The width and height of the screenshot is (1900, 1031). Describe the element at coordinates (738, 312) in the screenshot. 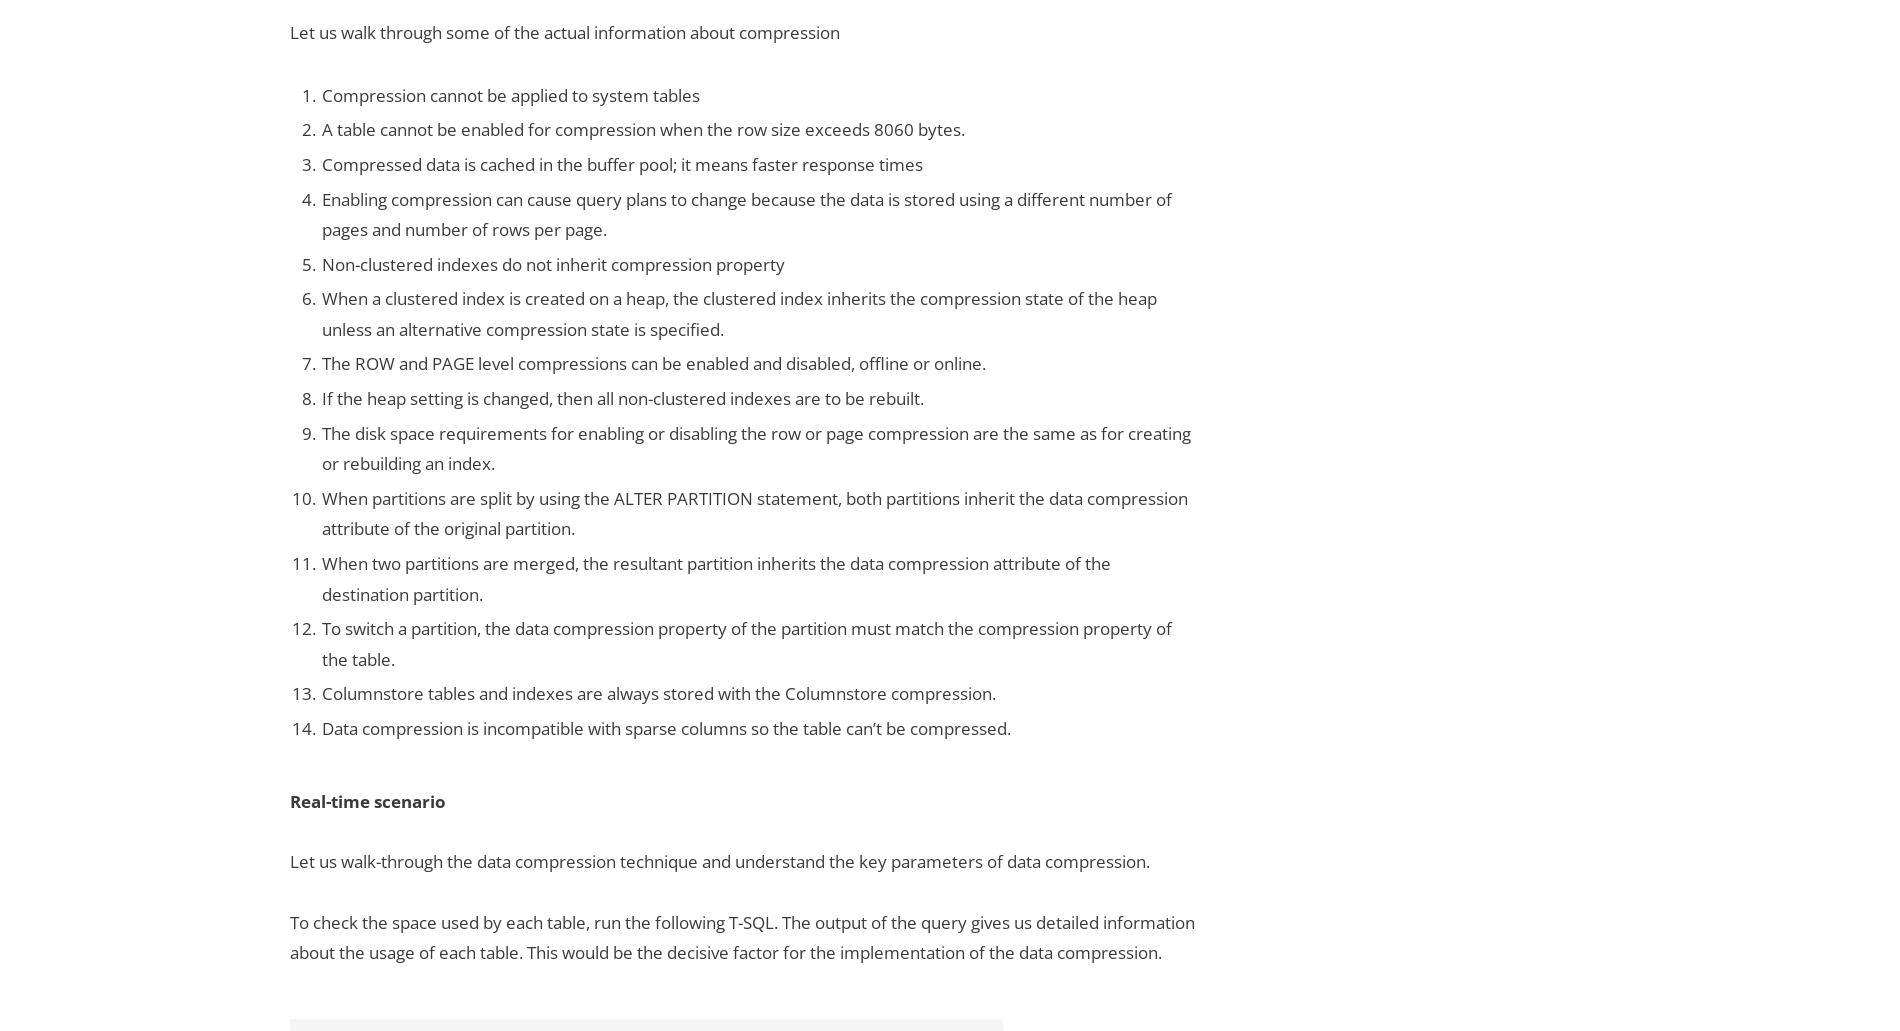

I see `'When a clustered index is created on a heap, the clustered index inherits the compression state of the heap unless an alternative compression state is specified.'` at that location.